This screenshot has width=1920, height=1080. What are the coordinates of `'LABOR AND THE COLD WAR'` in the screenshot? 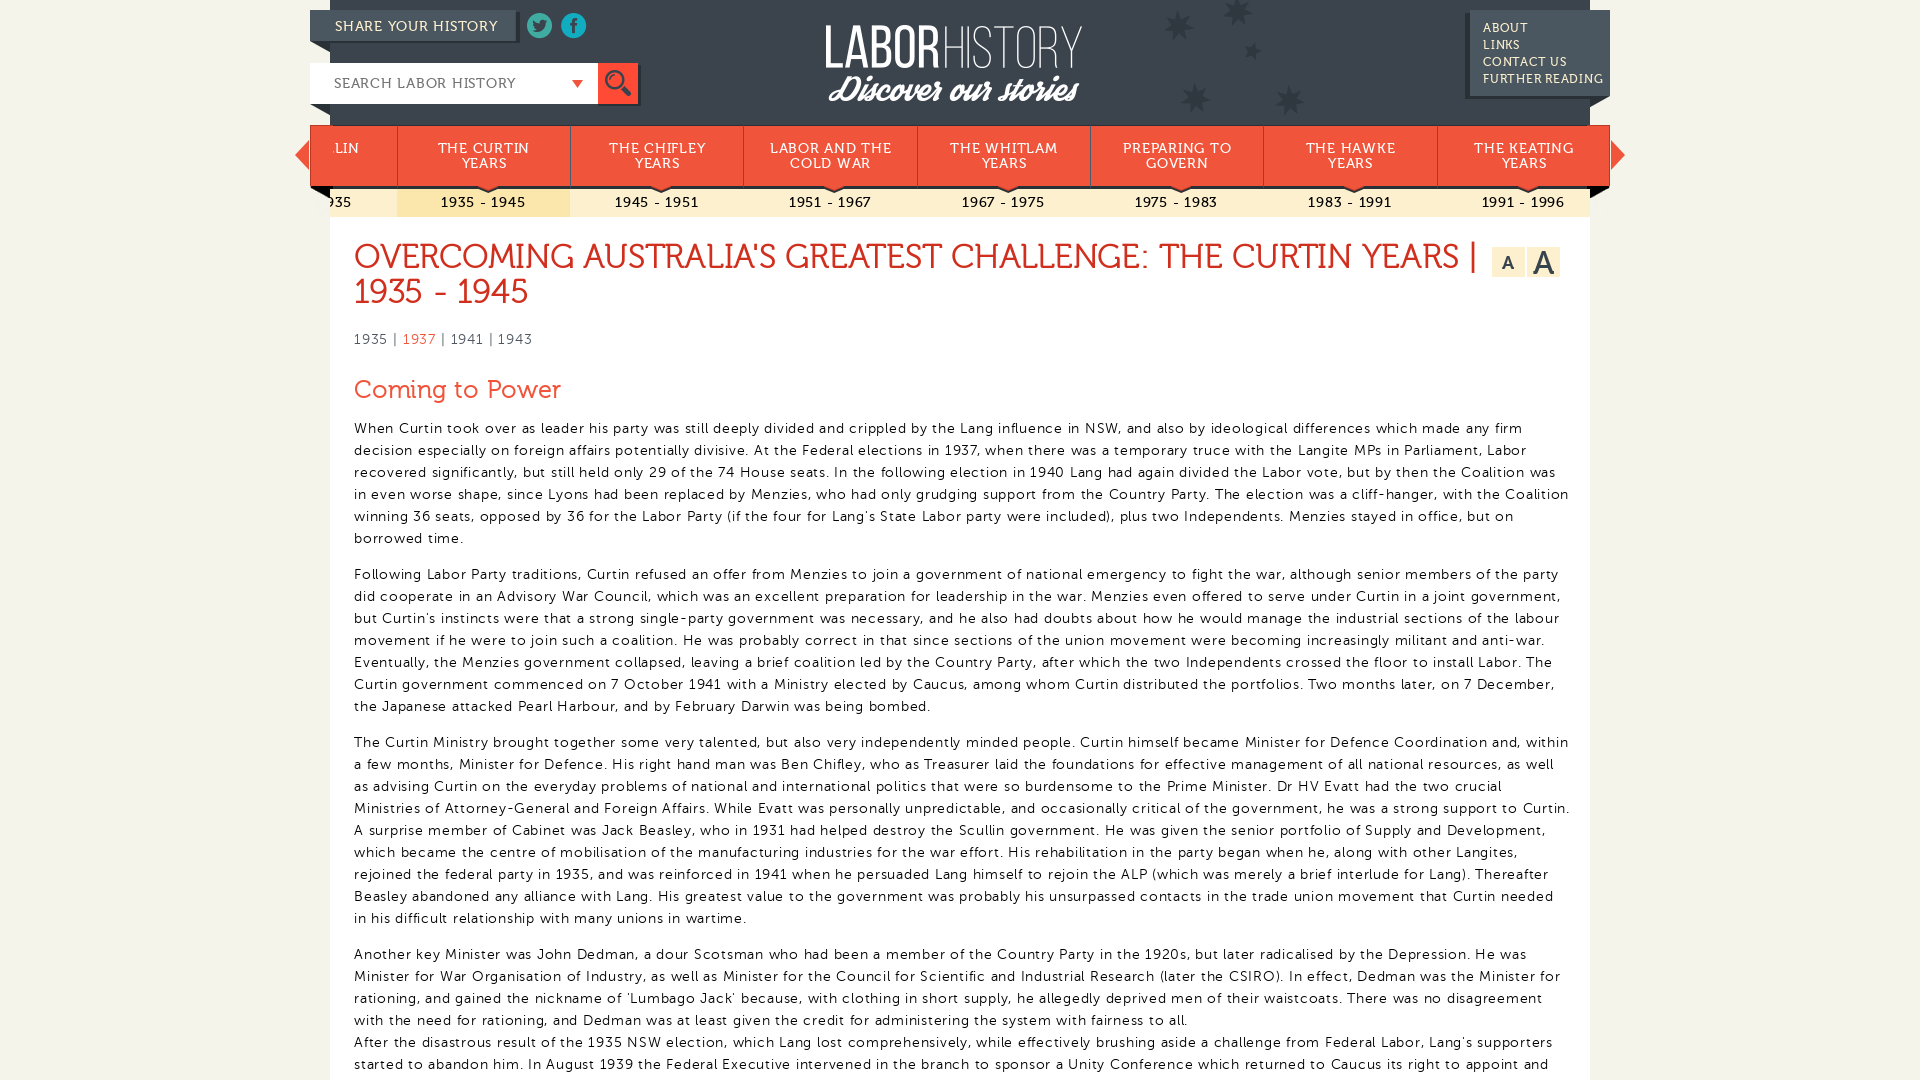 It's located at (829, 156).